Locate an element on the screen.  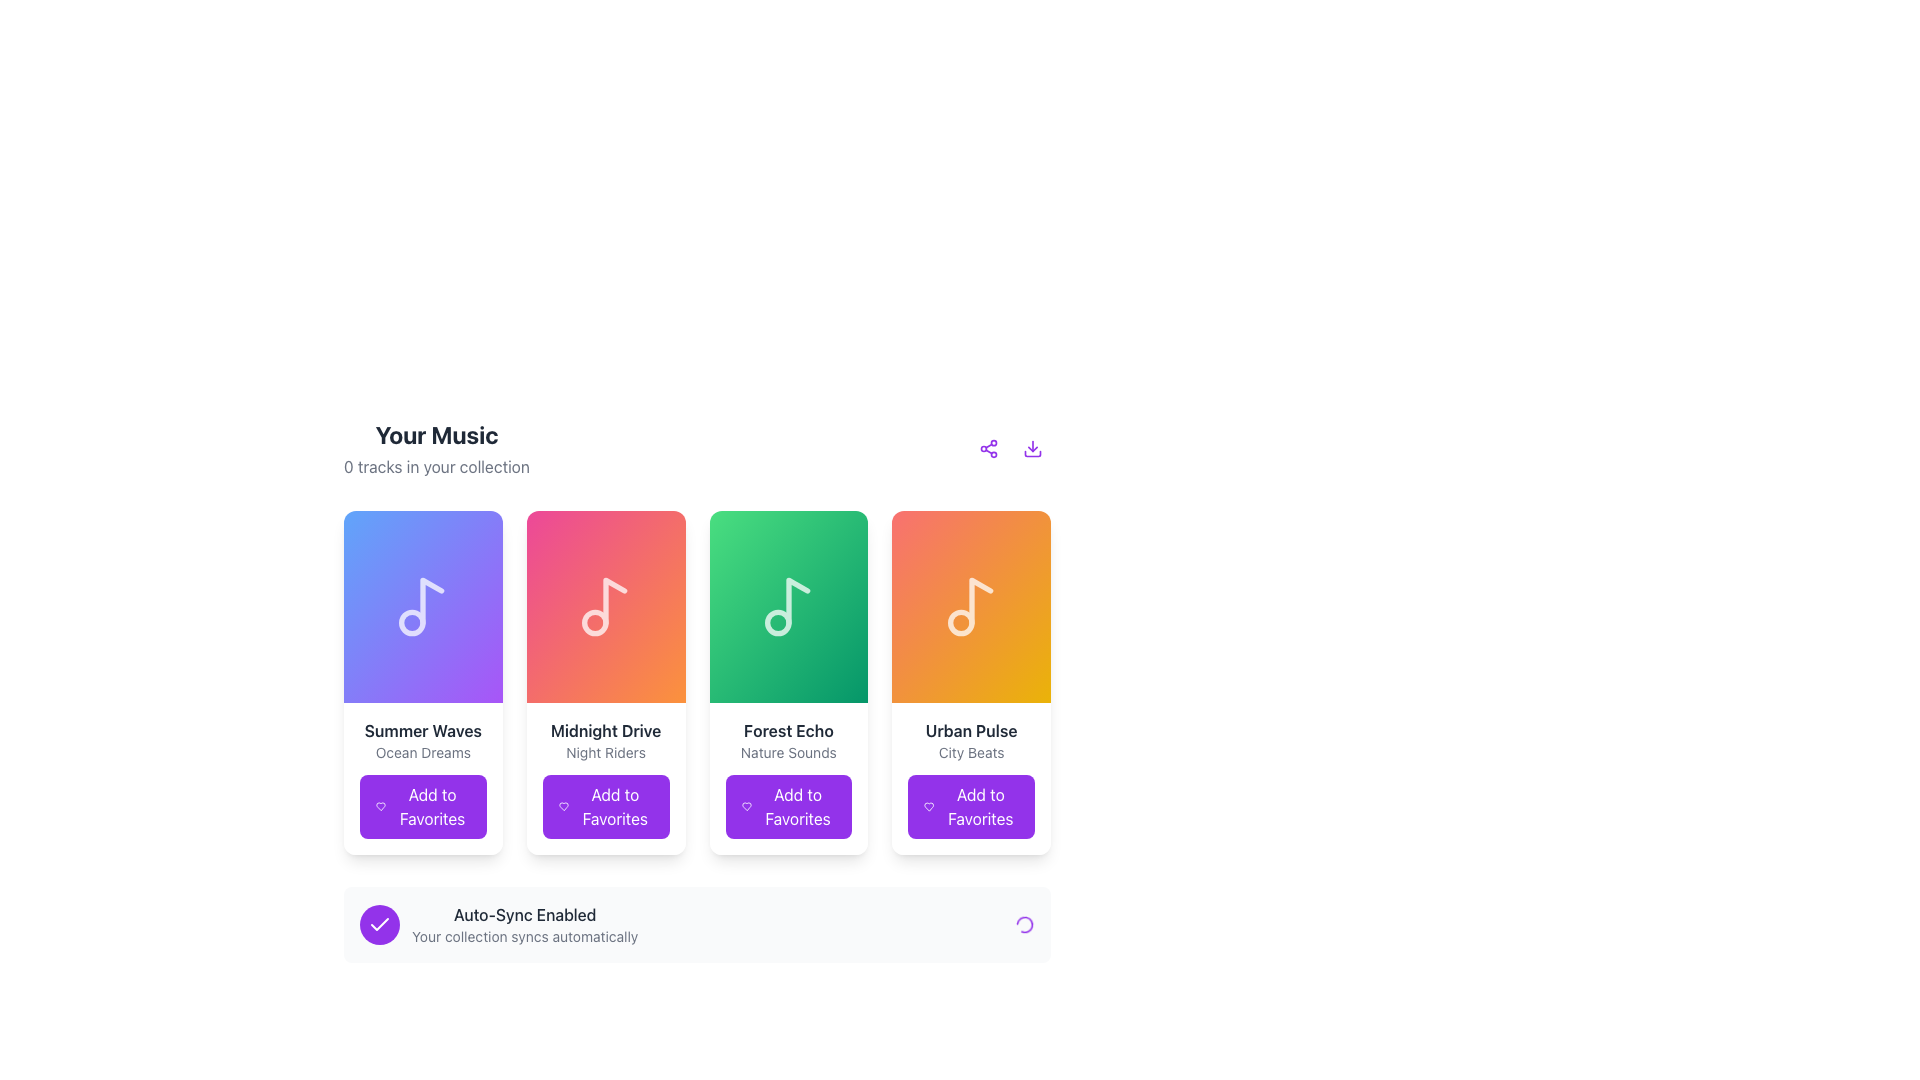
the static text label that indicates the current synchronization status, confirming that auto-sync is activated is located at coordinates (525, 914).